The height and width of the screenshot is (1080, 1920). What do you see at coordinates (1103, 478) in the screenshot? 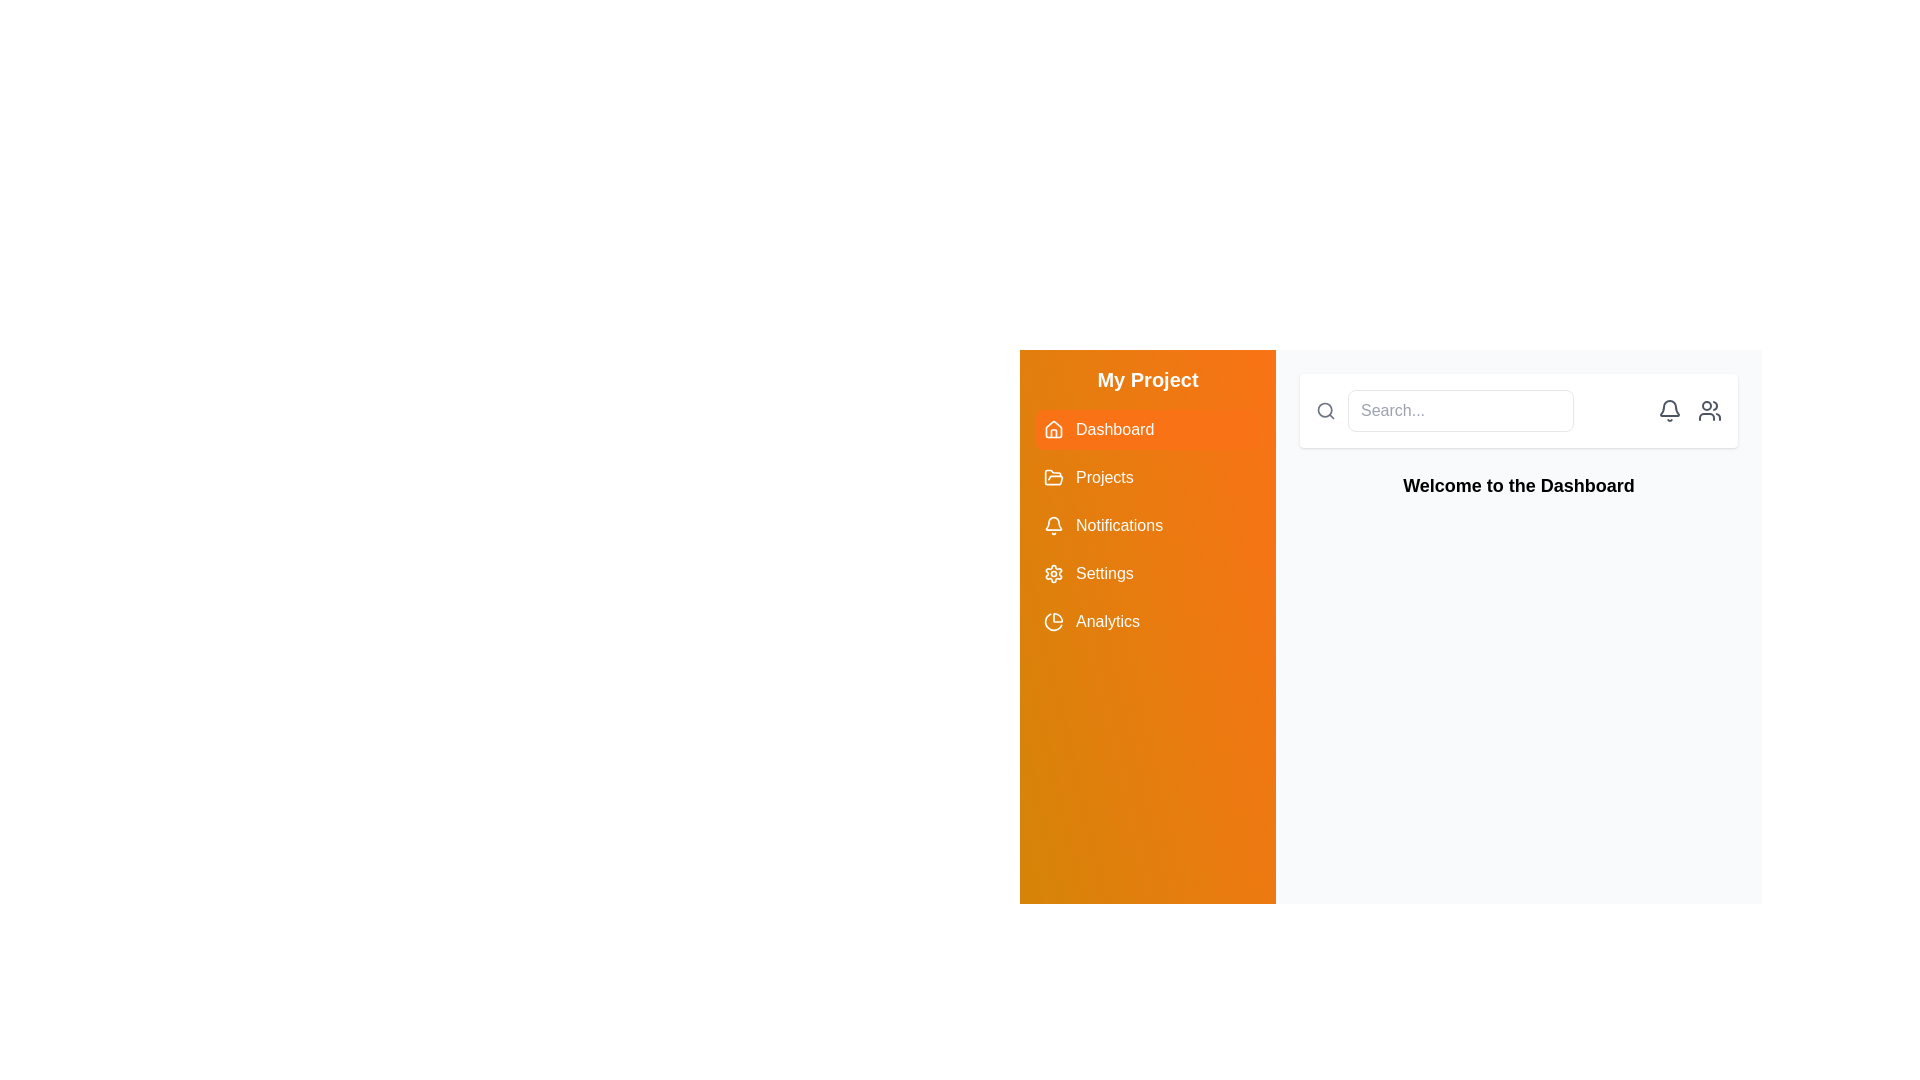
I see `the 'Projects' text label in the vertical navigation menu` at bounding box center [1103, 478].